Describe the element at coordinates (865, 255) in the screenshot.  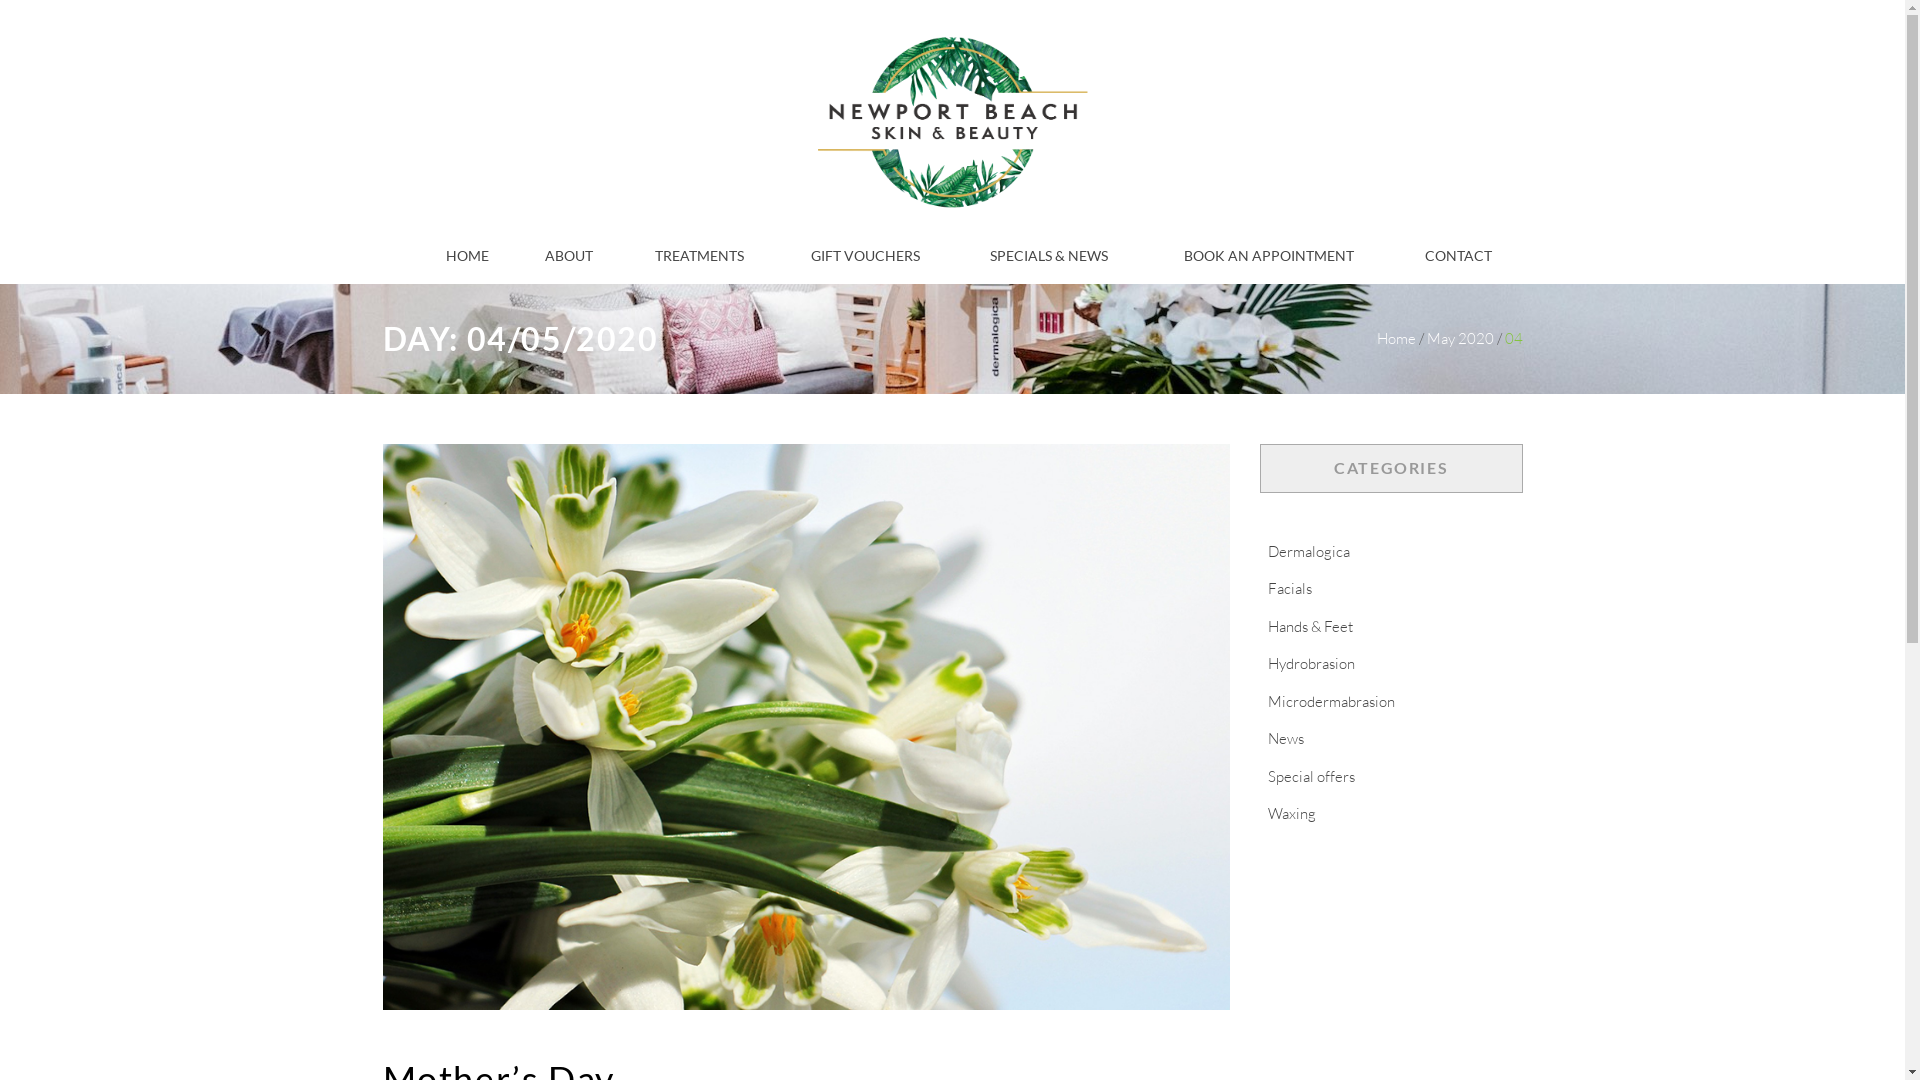
I see `'GIFT VOUCHERS'` at that location.